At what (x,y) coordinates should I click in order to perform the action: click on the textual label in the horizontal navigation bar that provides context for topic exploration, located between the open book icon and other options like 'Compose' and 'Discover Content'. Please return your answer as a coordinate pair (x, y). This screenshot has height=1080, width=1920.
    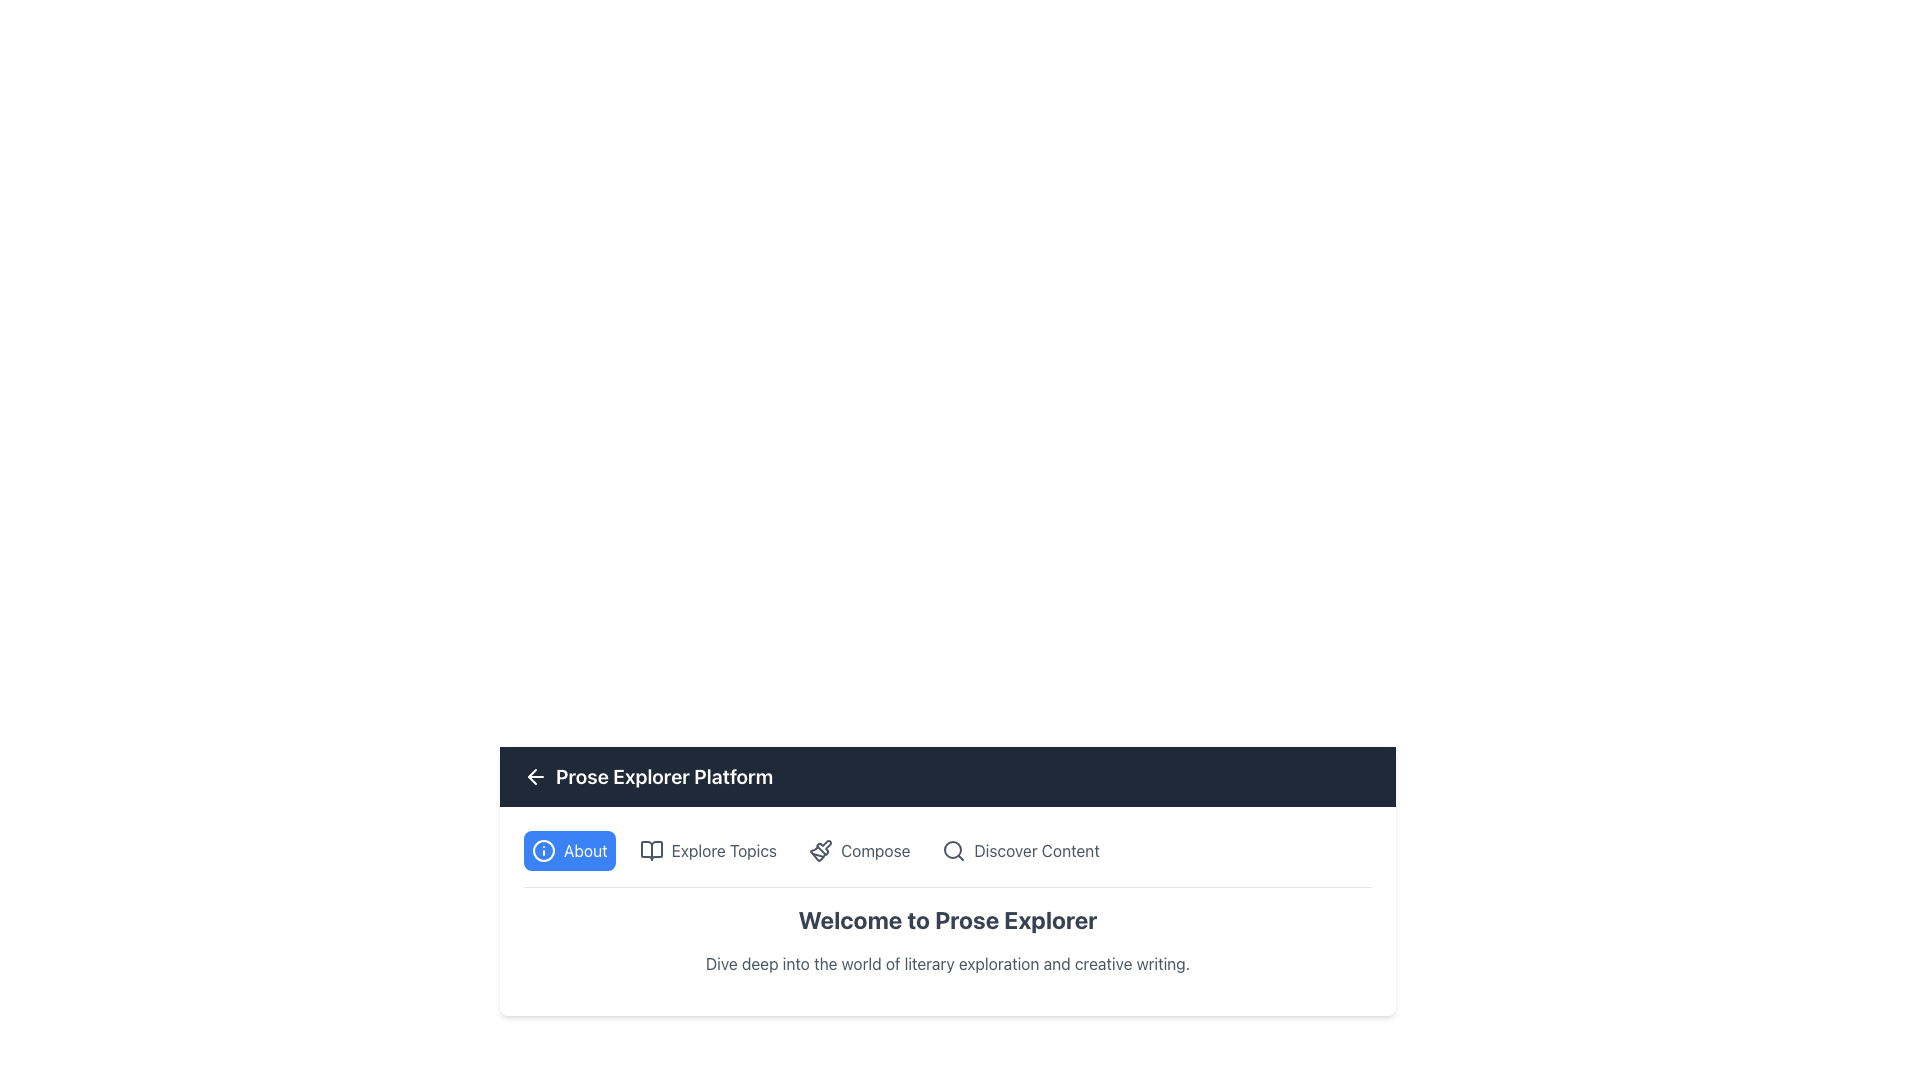
    Looking at the image, I should click on (723, 851).